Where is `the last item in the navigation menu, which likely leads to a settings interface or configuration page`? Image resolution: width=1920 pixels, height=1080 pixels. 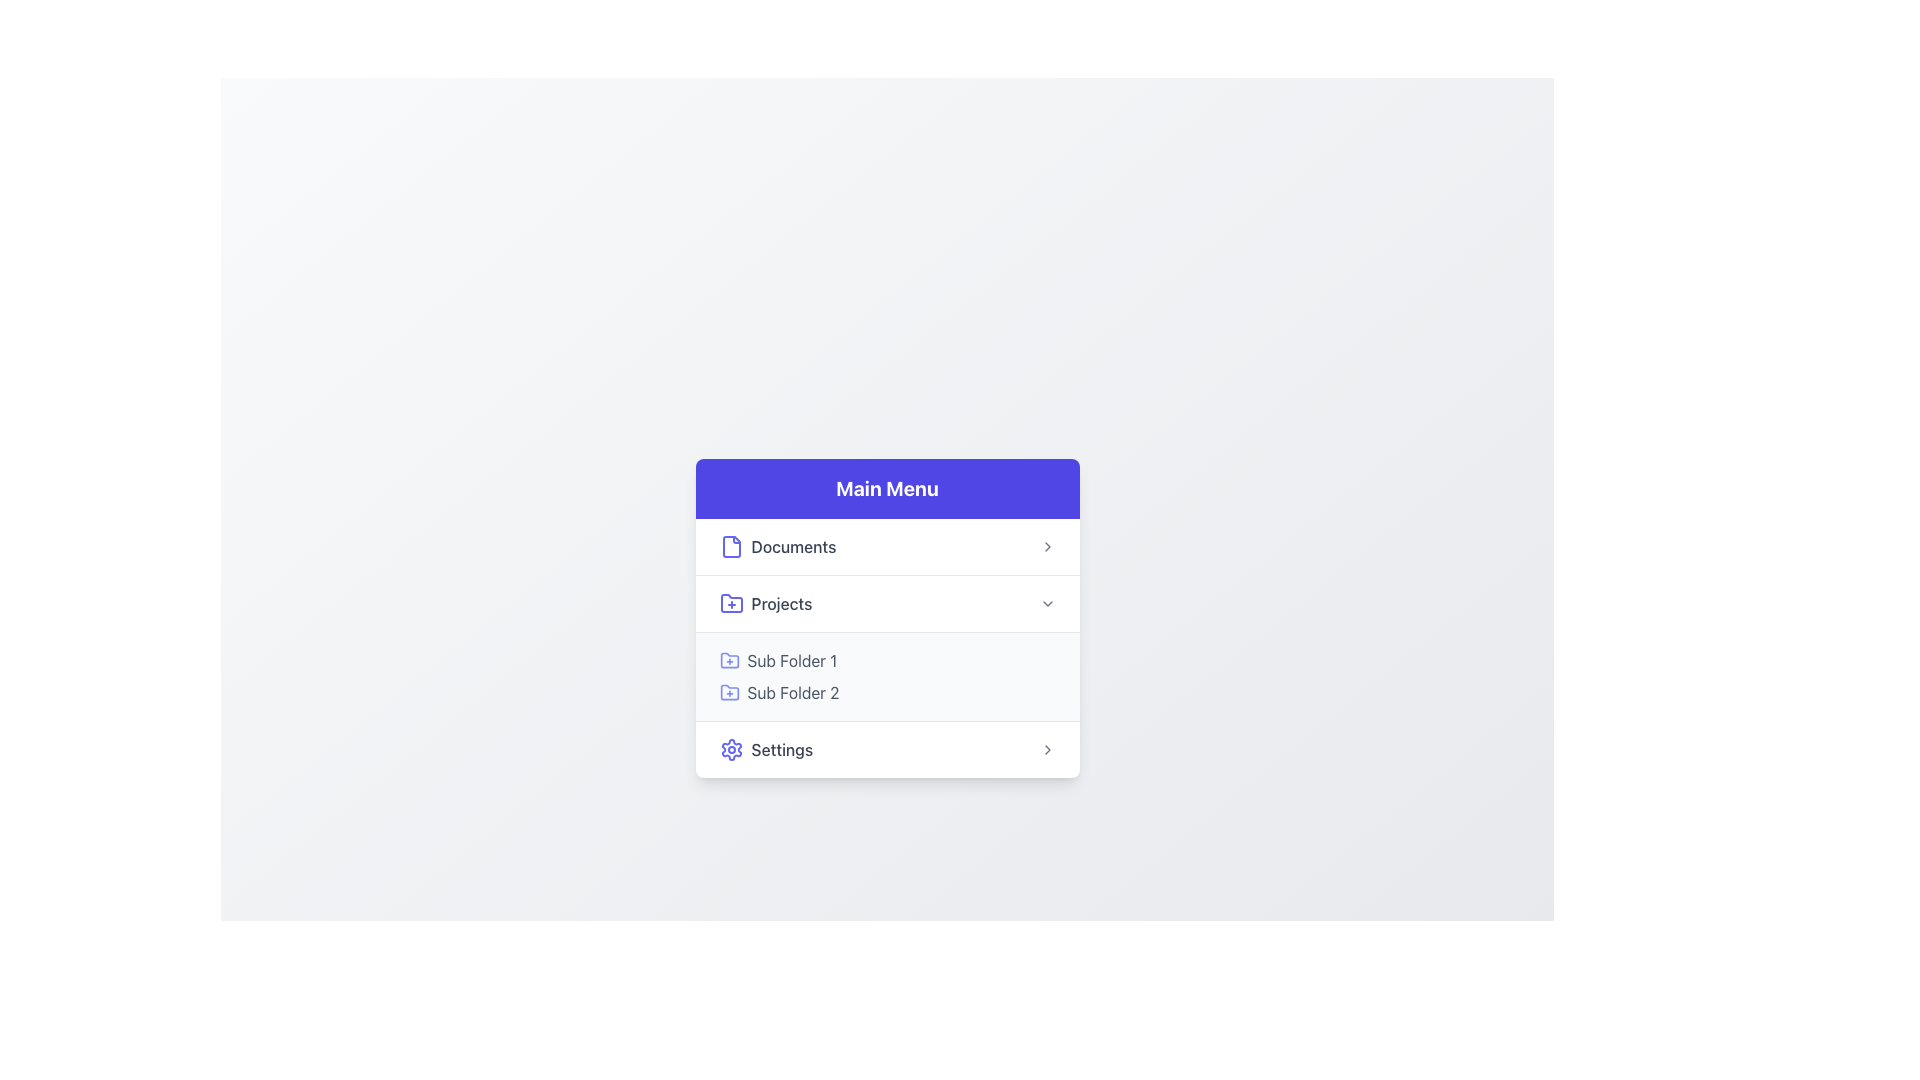 the last item in the navigation menu, which likely leads to a settings interface or configuration page is located at coordinates (765, 749).